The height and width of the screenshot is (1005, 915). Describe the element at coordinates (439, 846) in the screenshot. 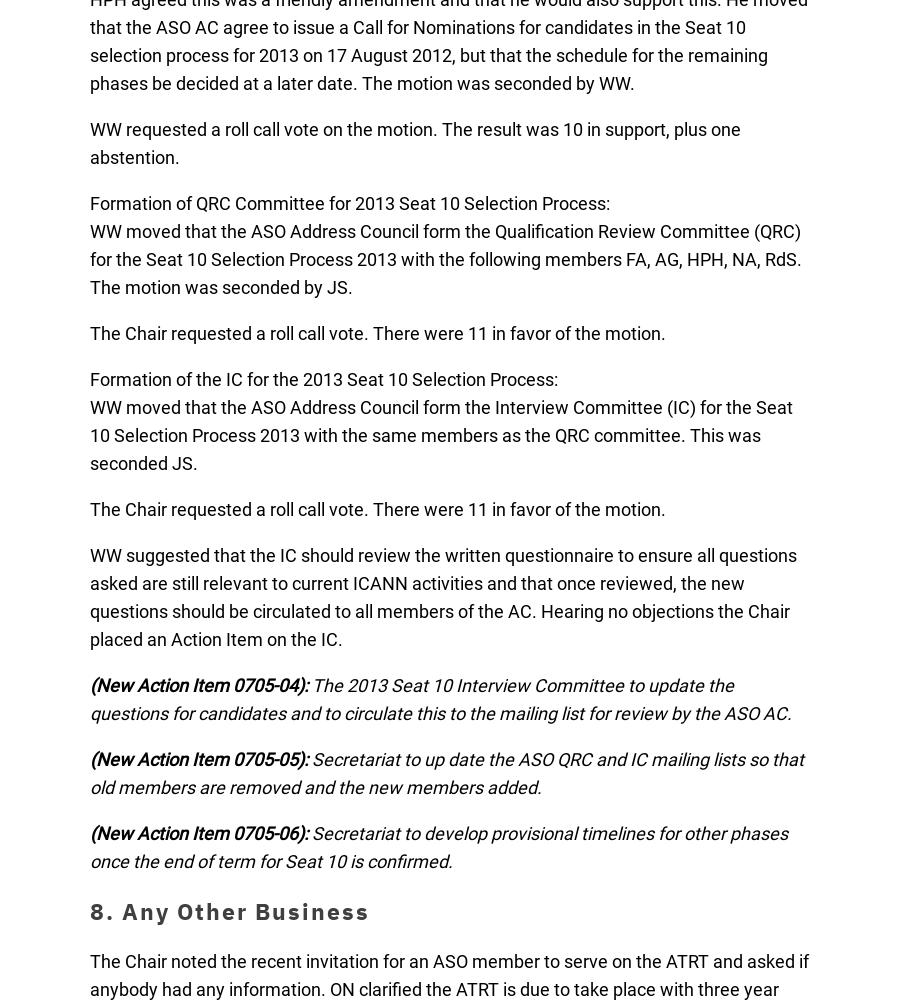

I see `'Secretariat to develop provisional timelines for other phases once the end of term for Seat 10 is confirmed.'` at that location.